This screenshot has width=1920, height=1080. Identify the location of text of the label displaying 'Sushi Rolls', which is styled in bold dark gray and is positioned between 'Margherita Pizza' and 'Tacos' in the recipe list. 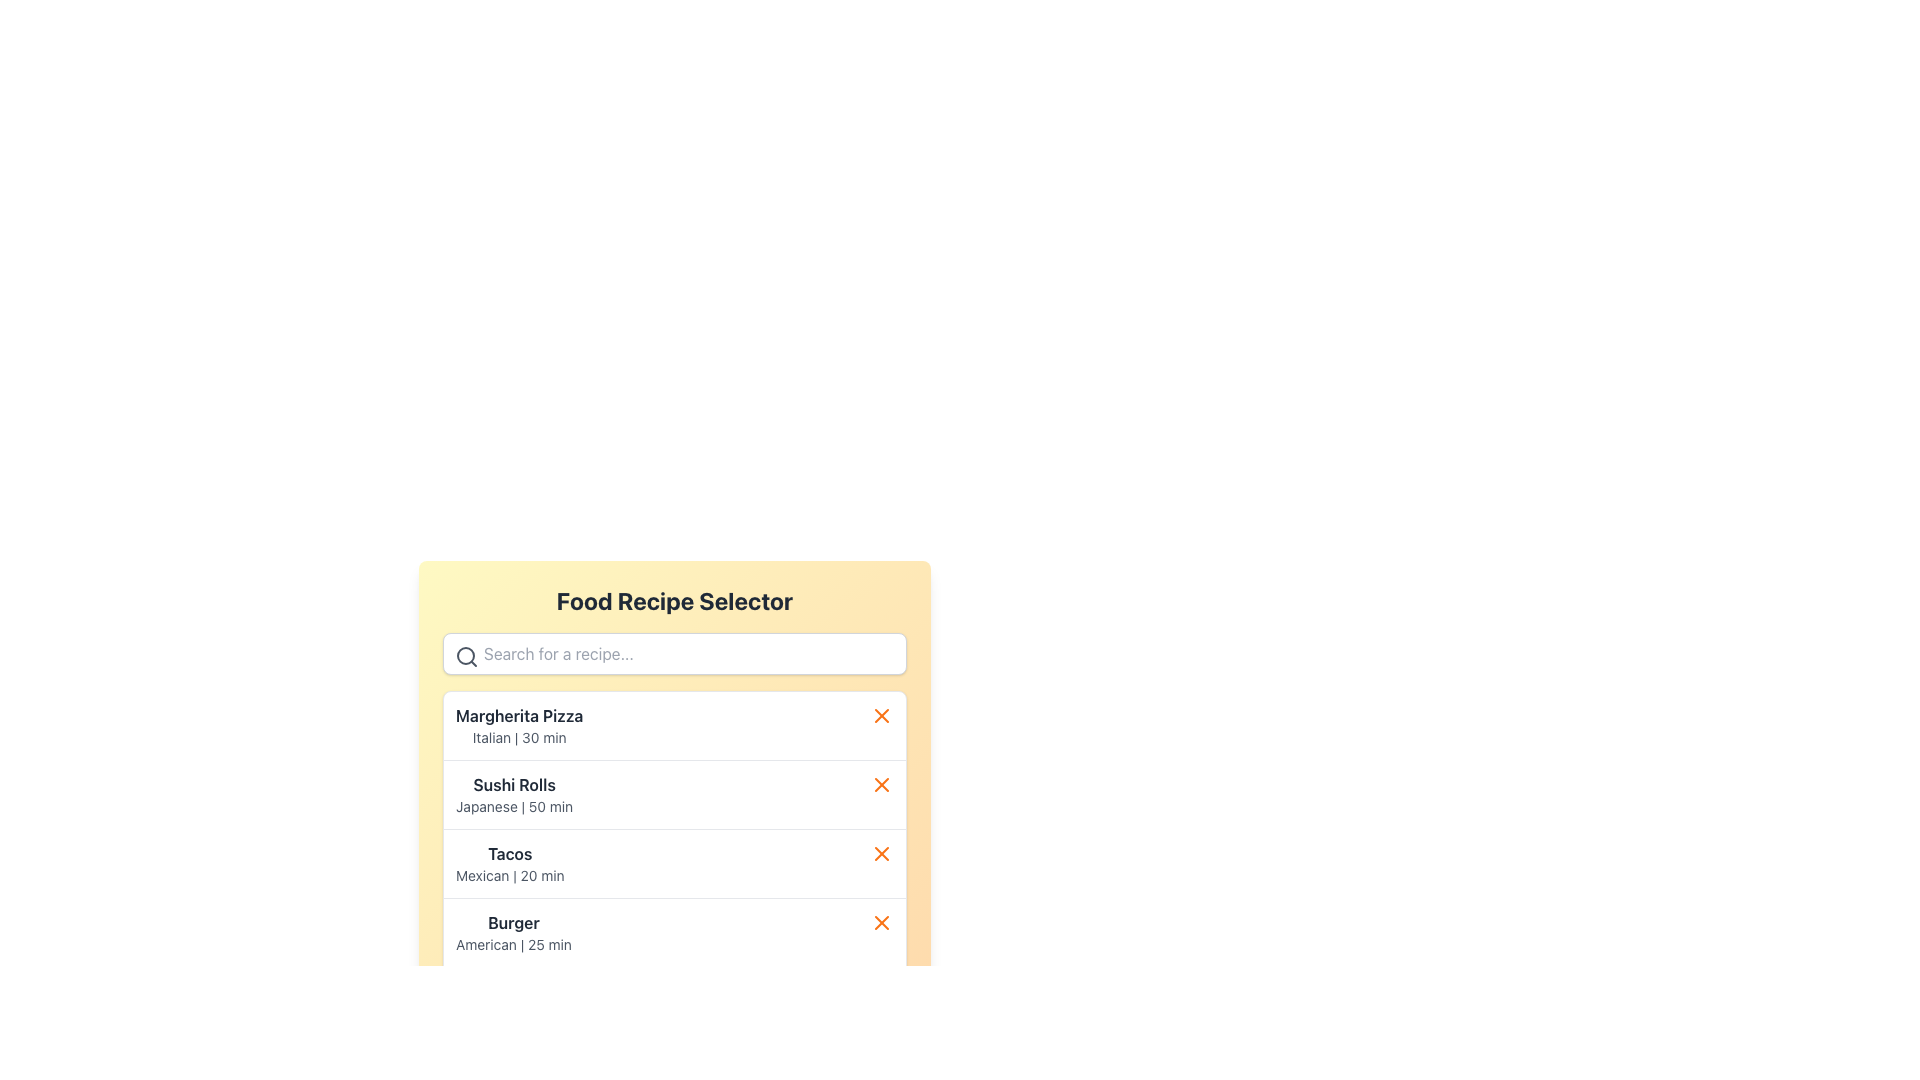
(514, 784).